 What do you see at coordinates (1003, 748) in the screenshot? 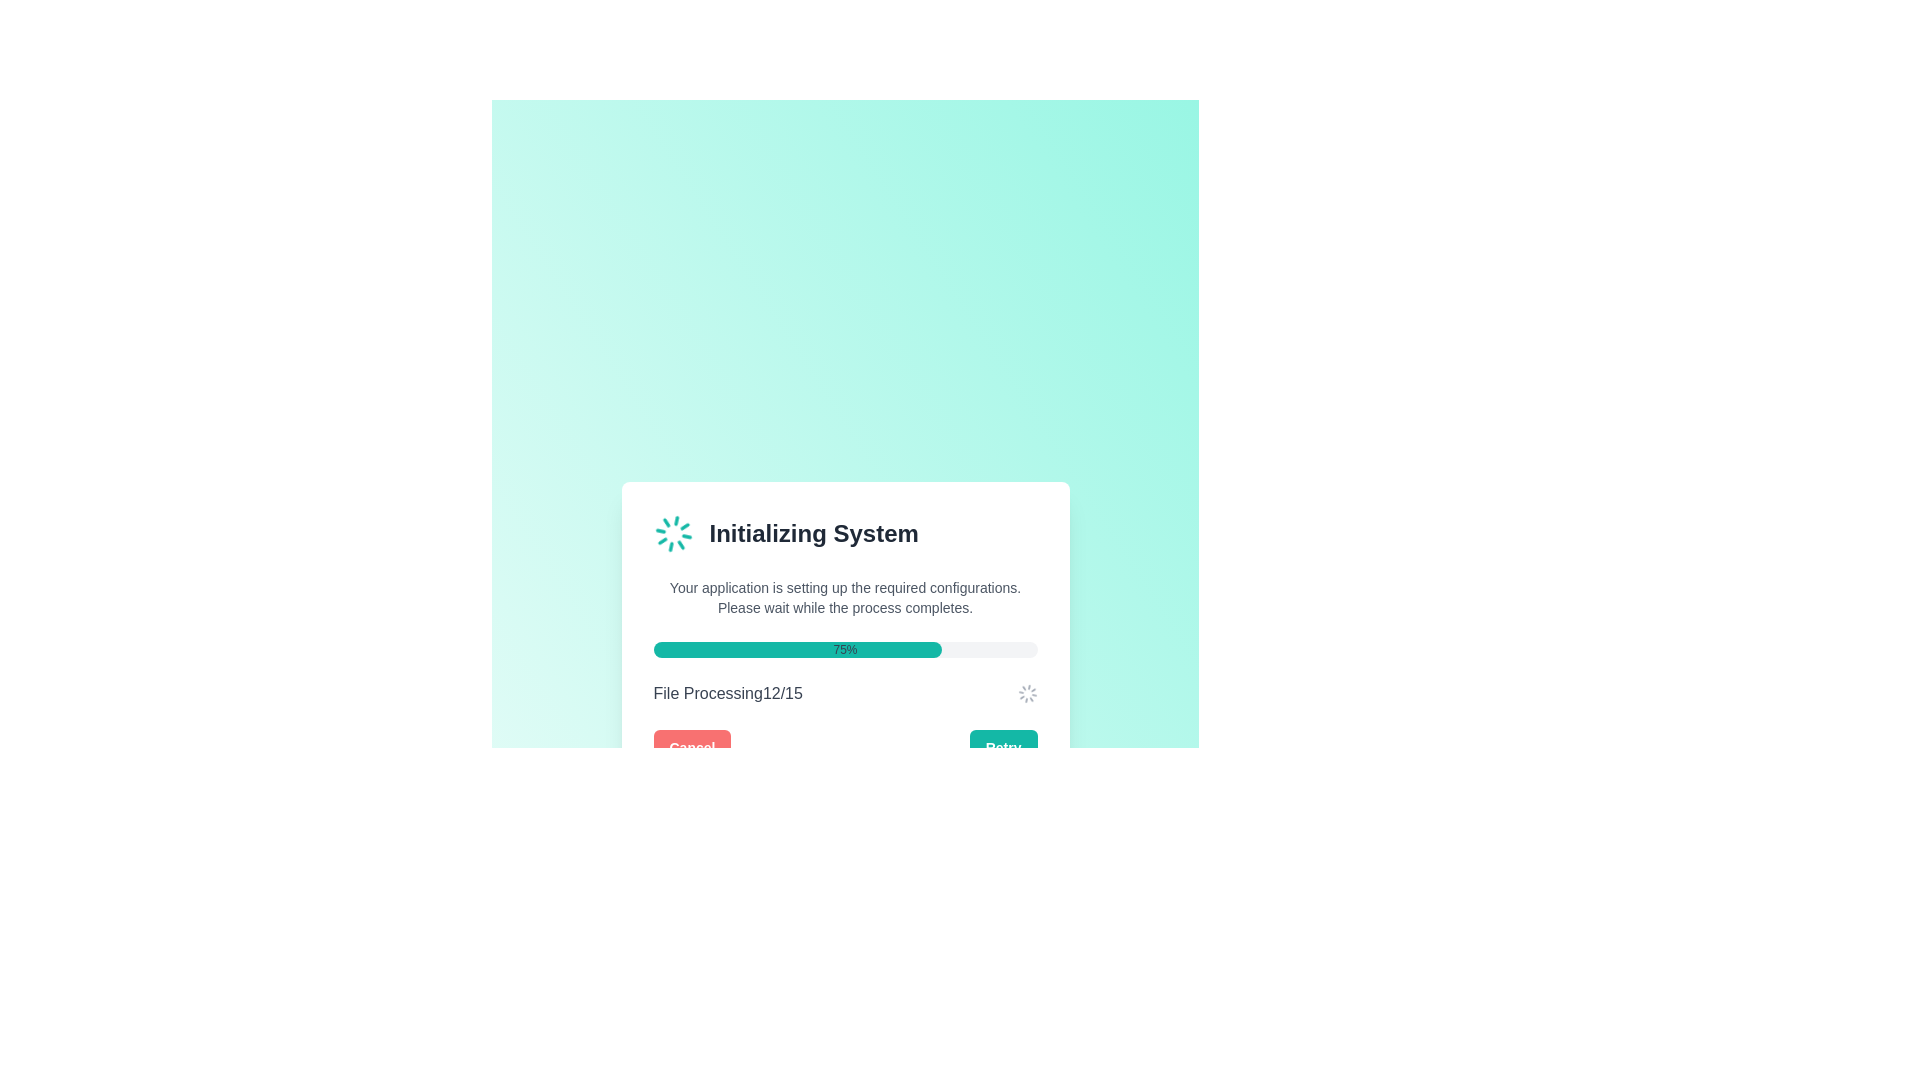
I see `the retry button located in the bottom-right corner of the modal interface` at bounding box center [1003, 748].